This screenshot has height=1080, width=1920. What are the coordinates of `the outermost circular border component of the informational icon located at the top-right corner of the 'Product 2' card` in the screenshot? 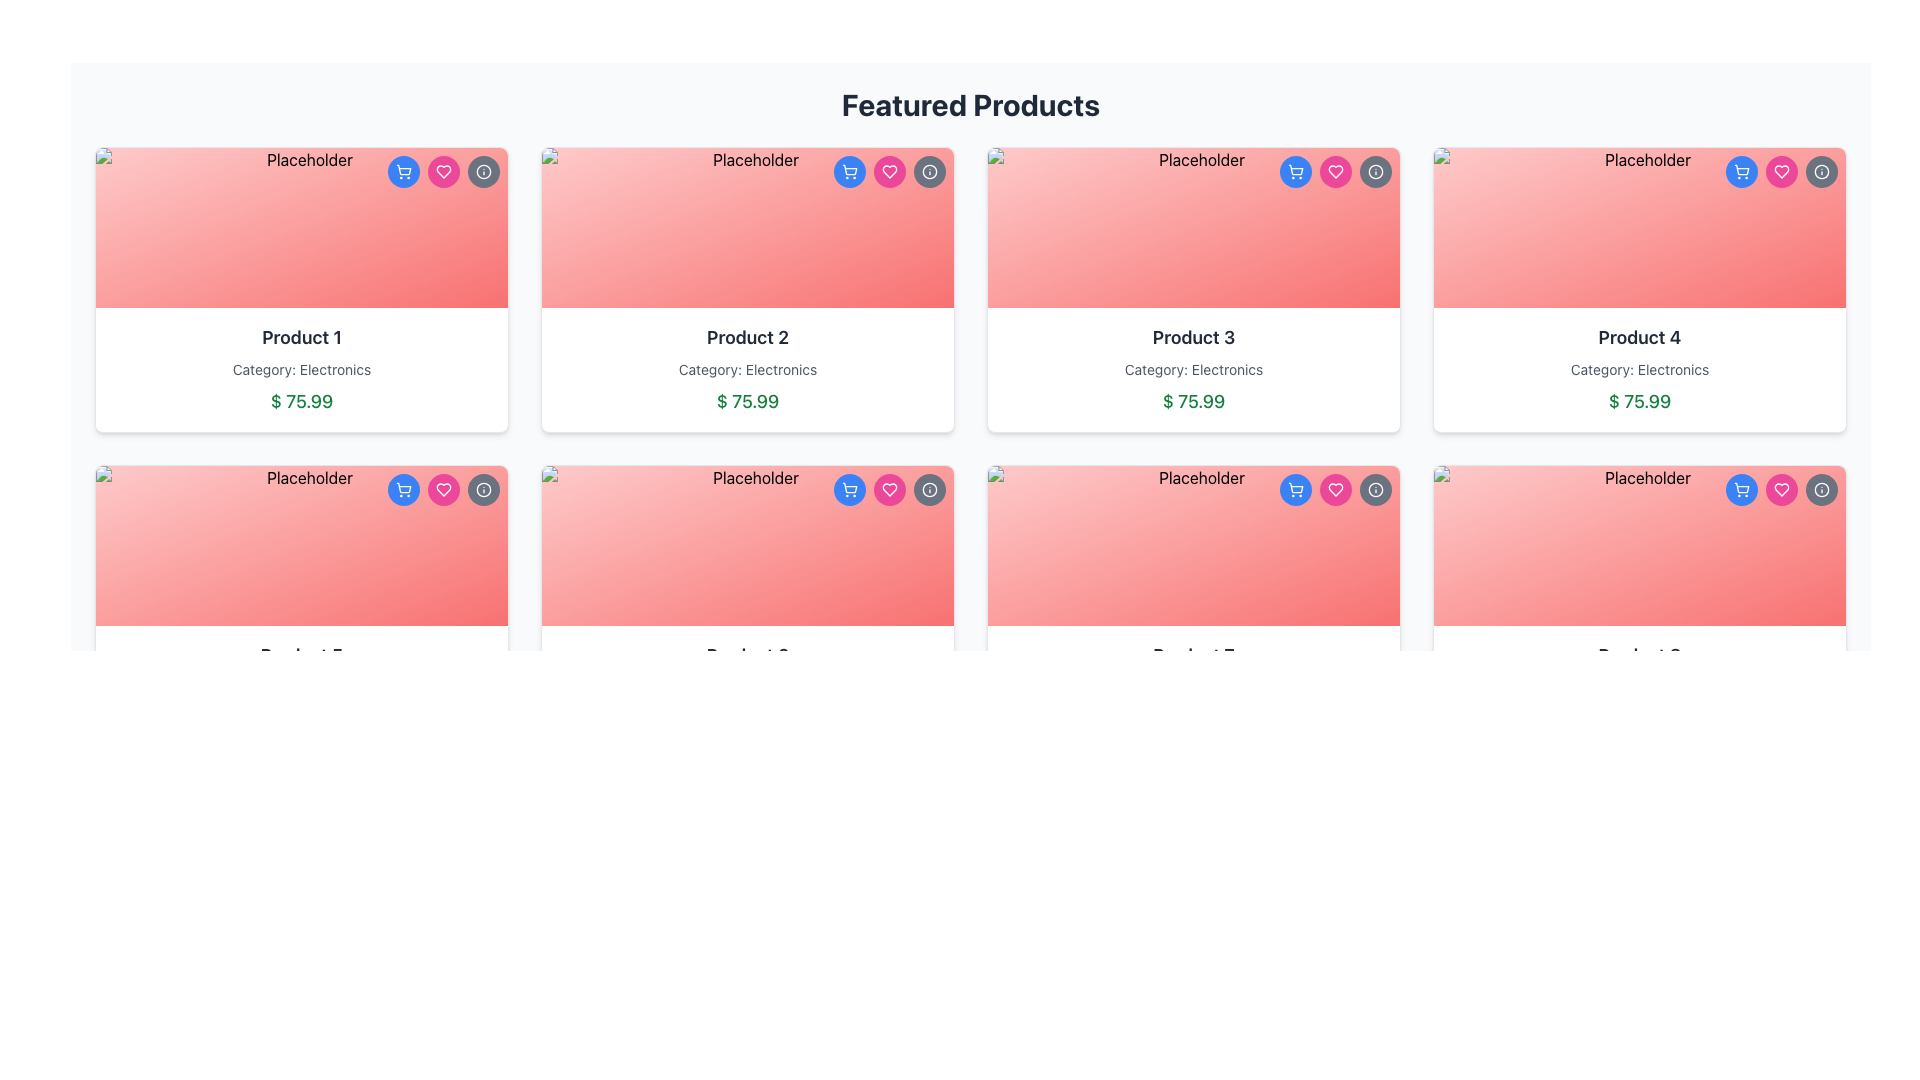 It's located at (929, 489).